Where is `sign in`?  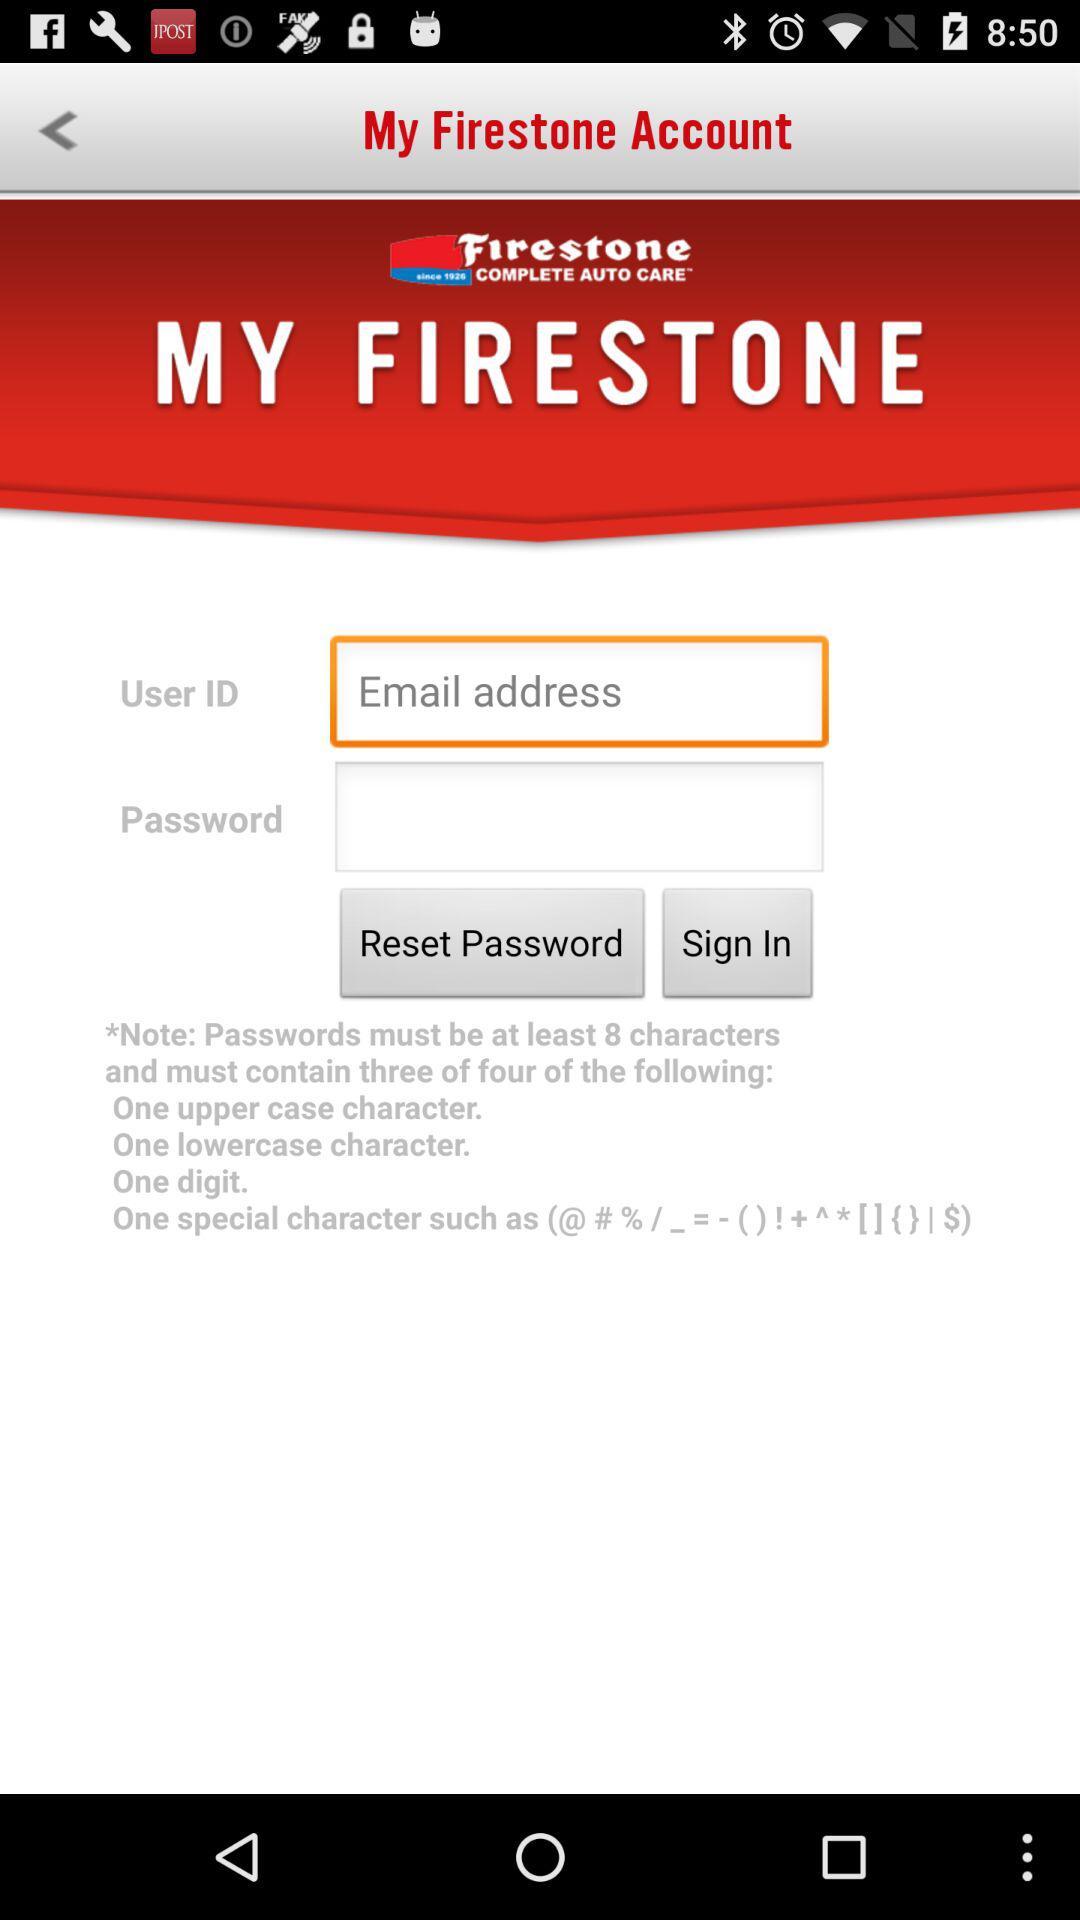
sign in is located at coordinates (737, 947).